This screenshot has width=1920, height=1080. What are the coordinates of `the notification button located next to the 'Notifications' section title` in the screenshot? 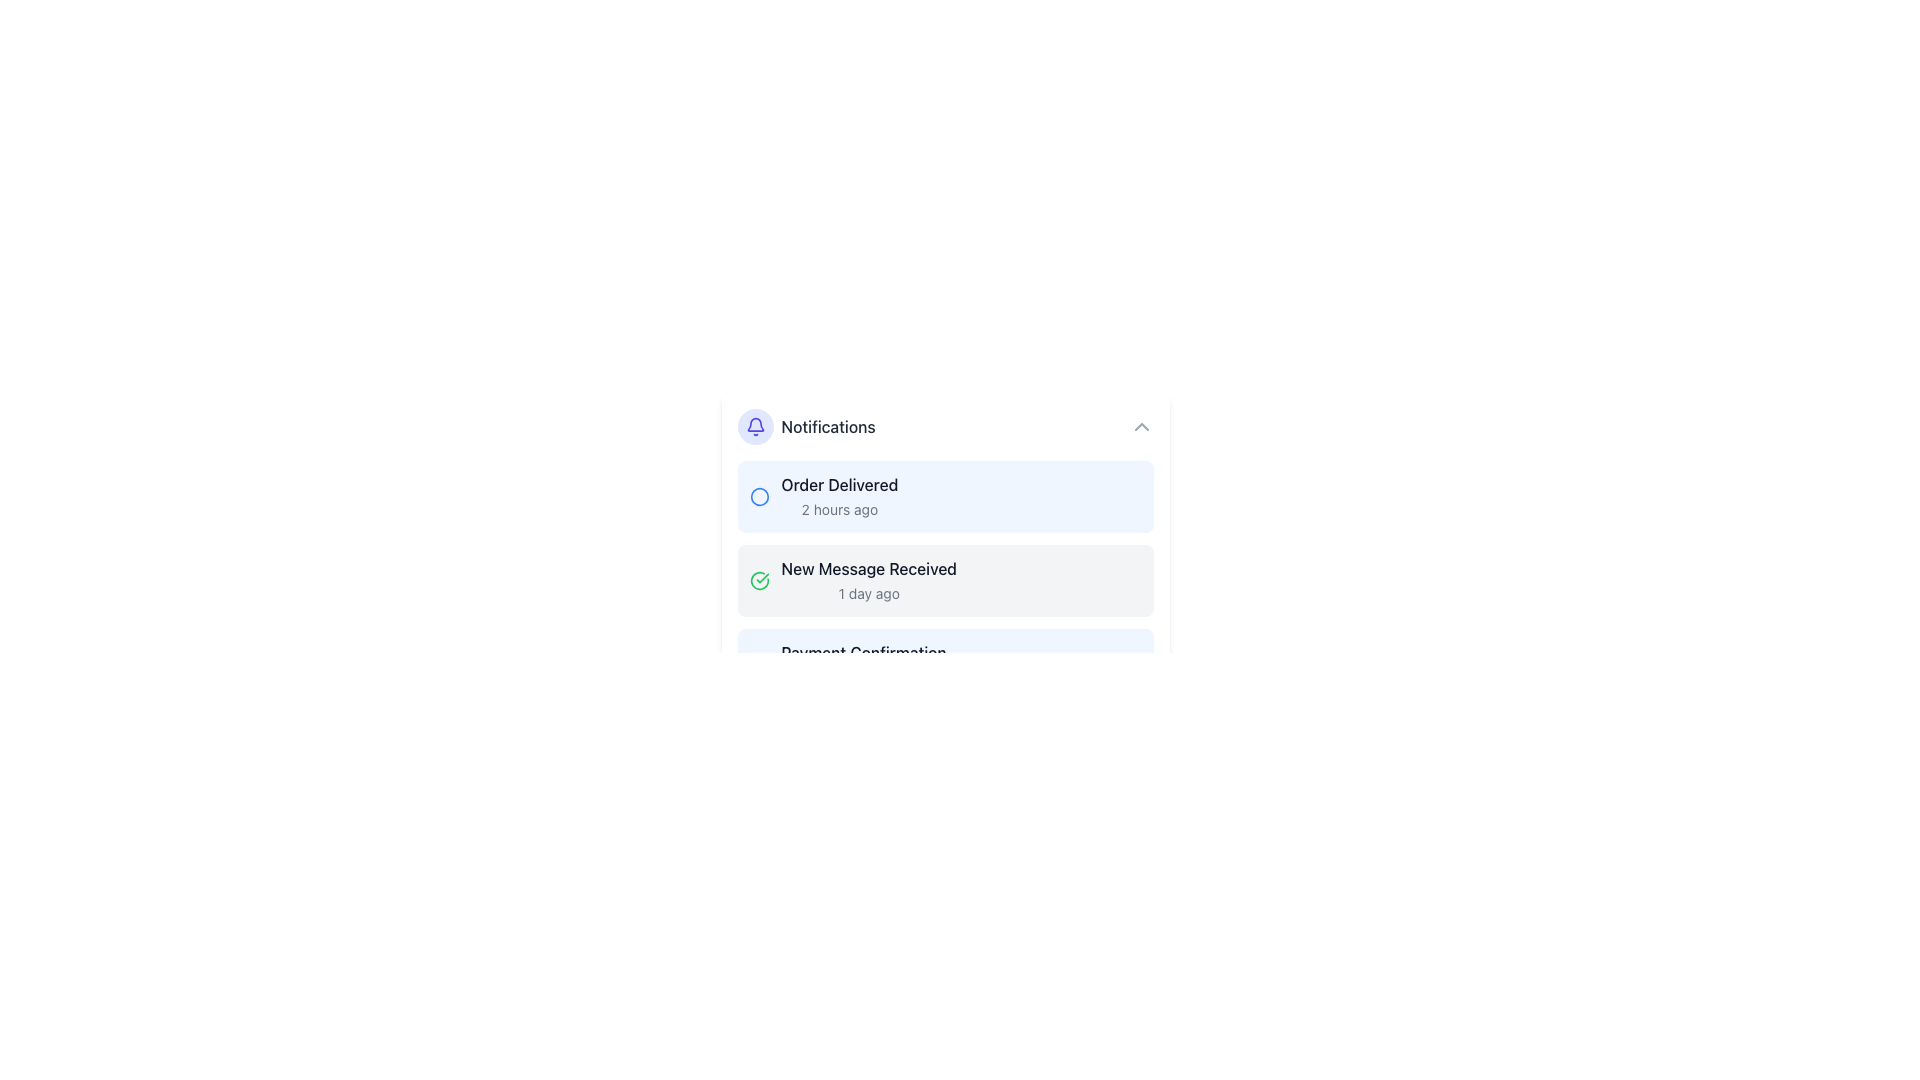 It's located at (754, 426).